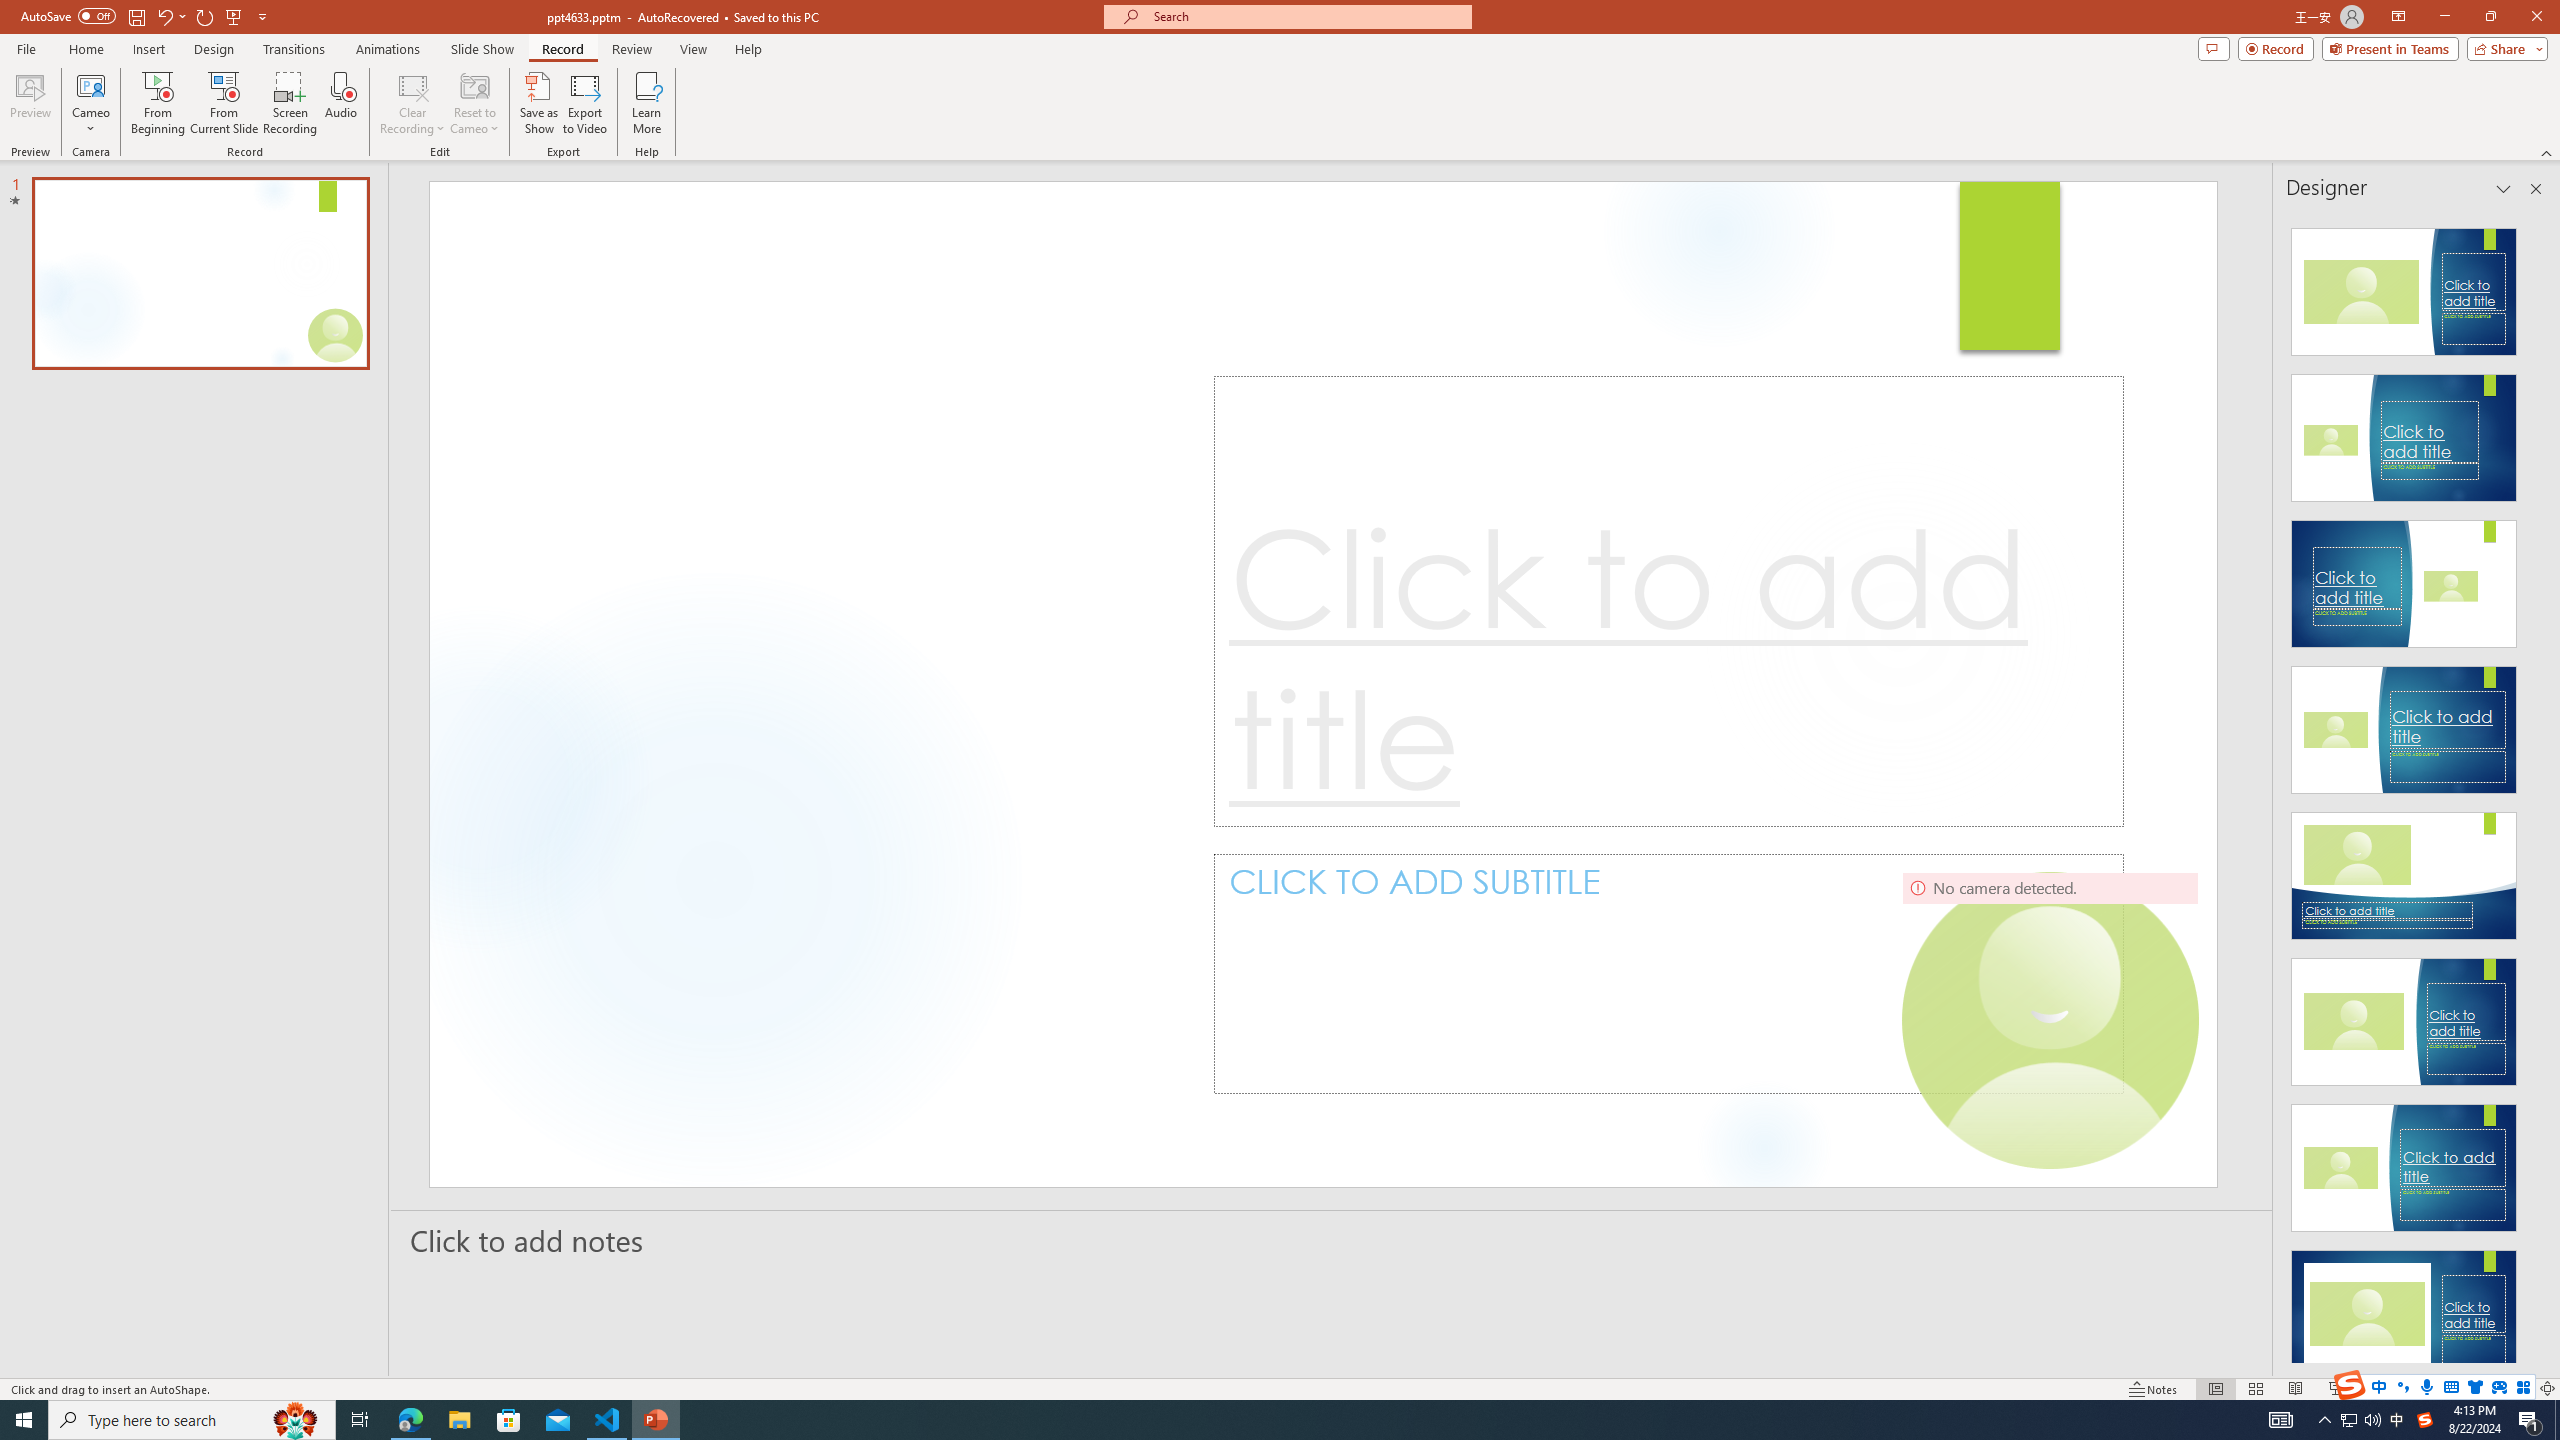 The image size is (2560, 1440). Describe the element at coordinates (224, 103) in the screenshot. I see `'From Current Slide...'` at that location.